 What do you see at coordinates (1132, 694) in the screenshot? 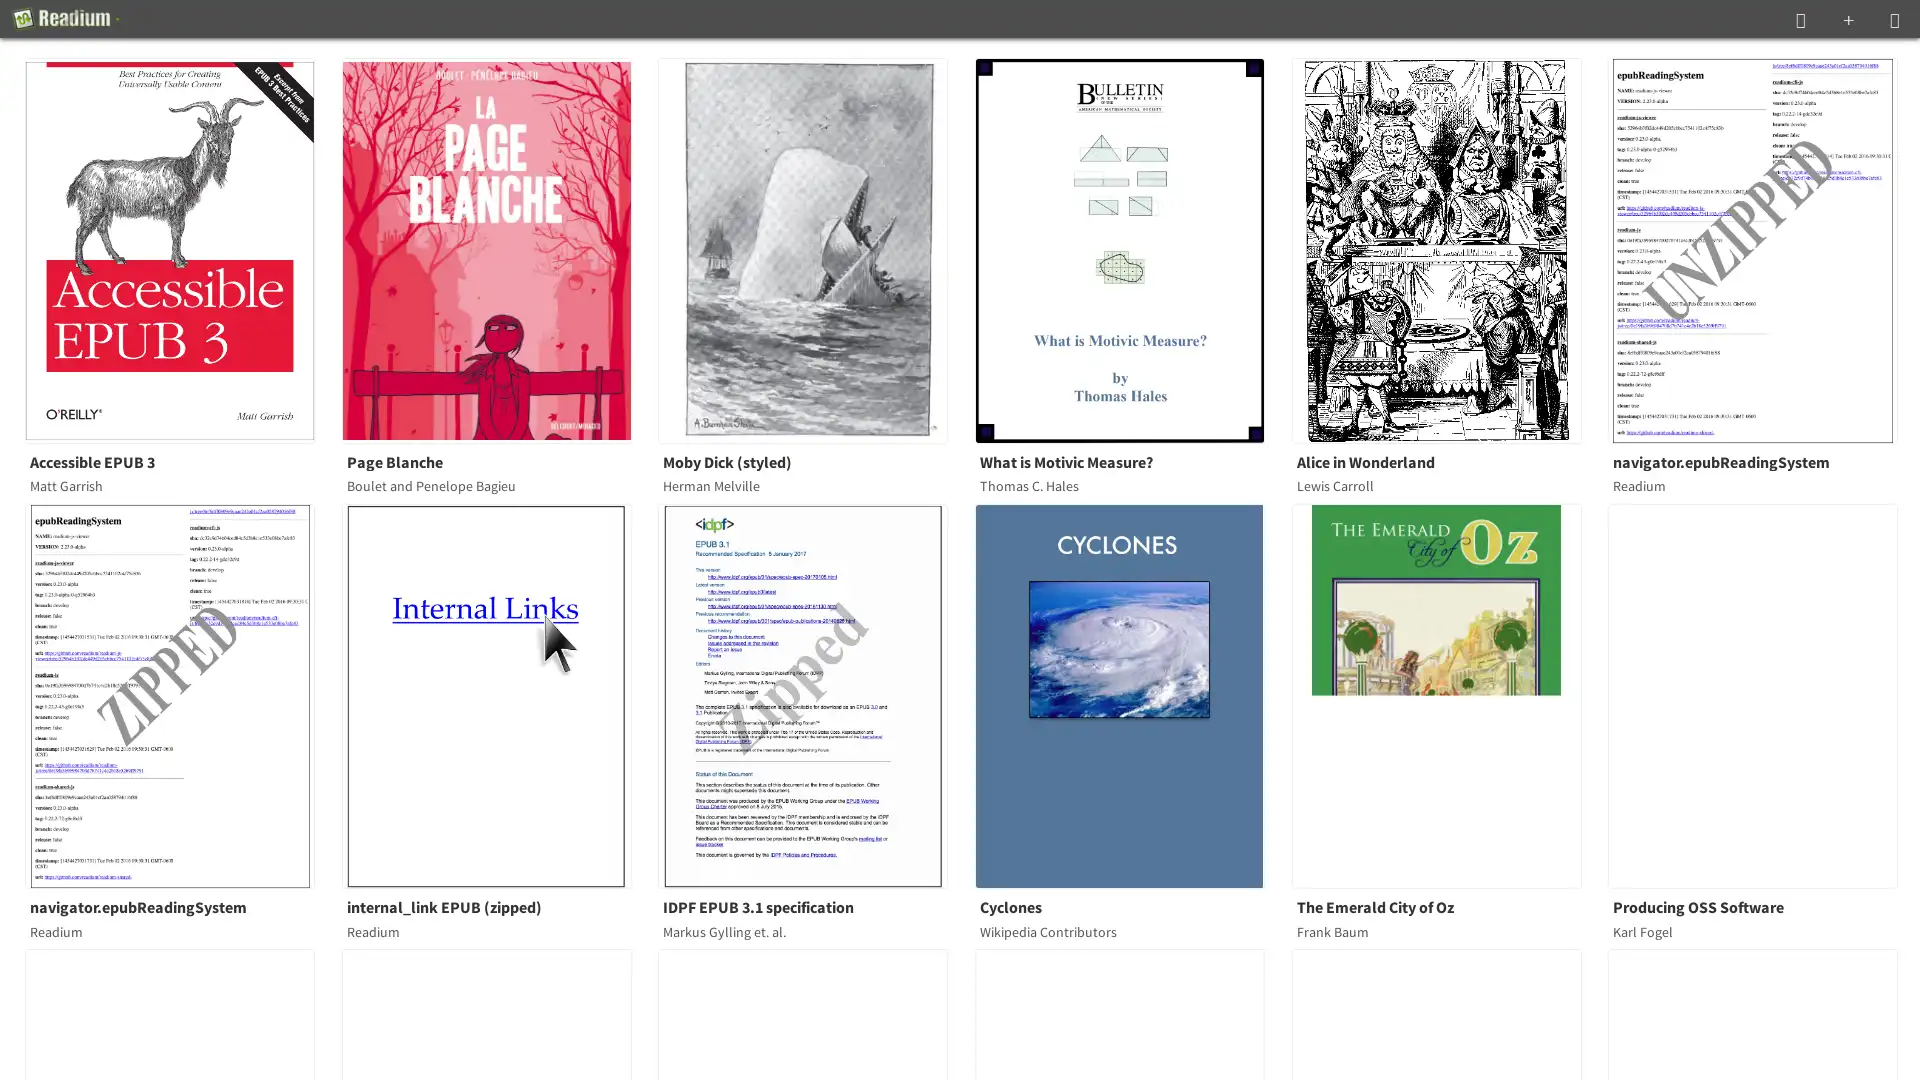
I see `(10) Cyclones` at bounding box center [1132, 694].